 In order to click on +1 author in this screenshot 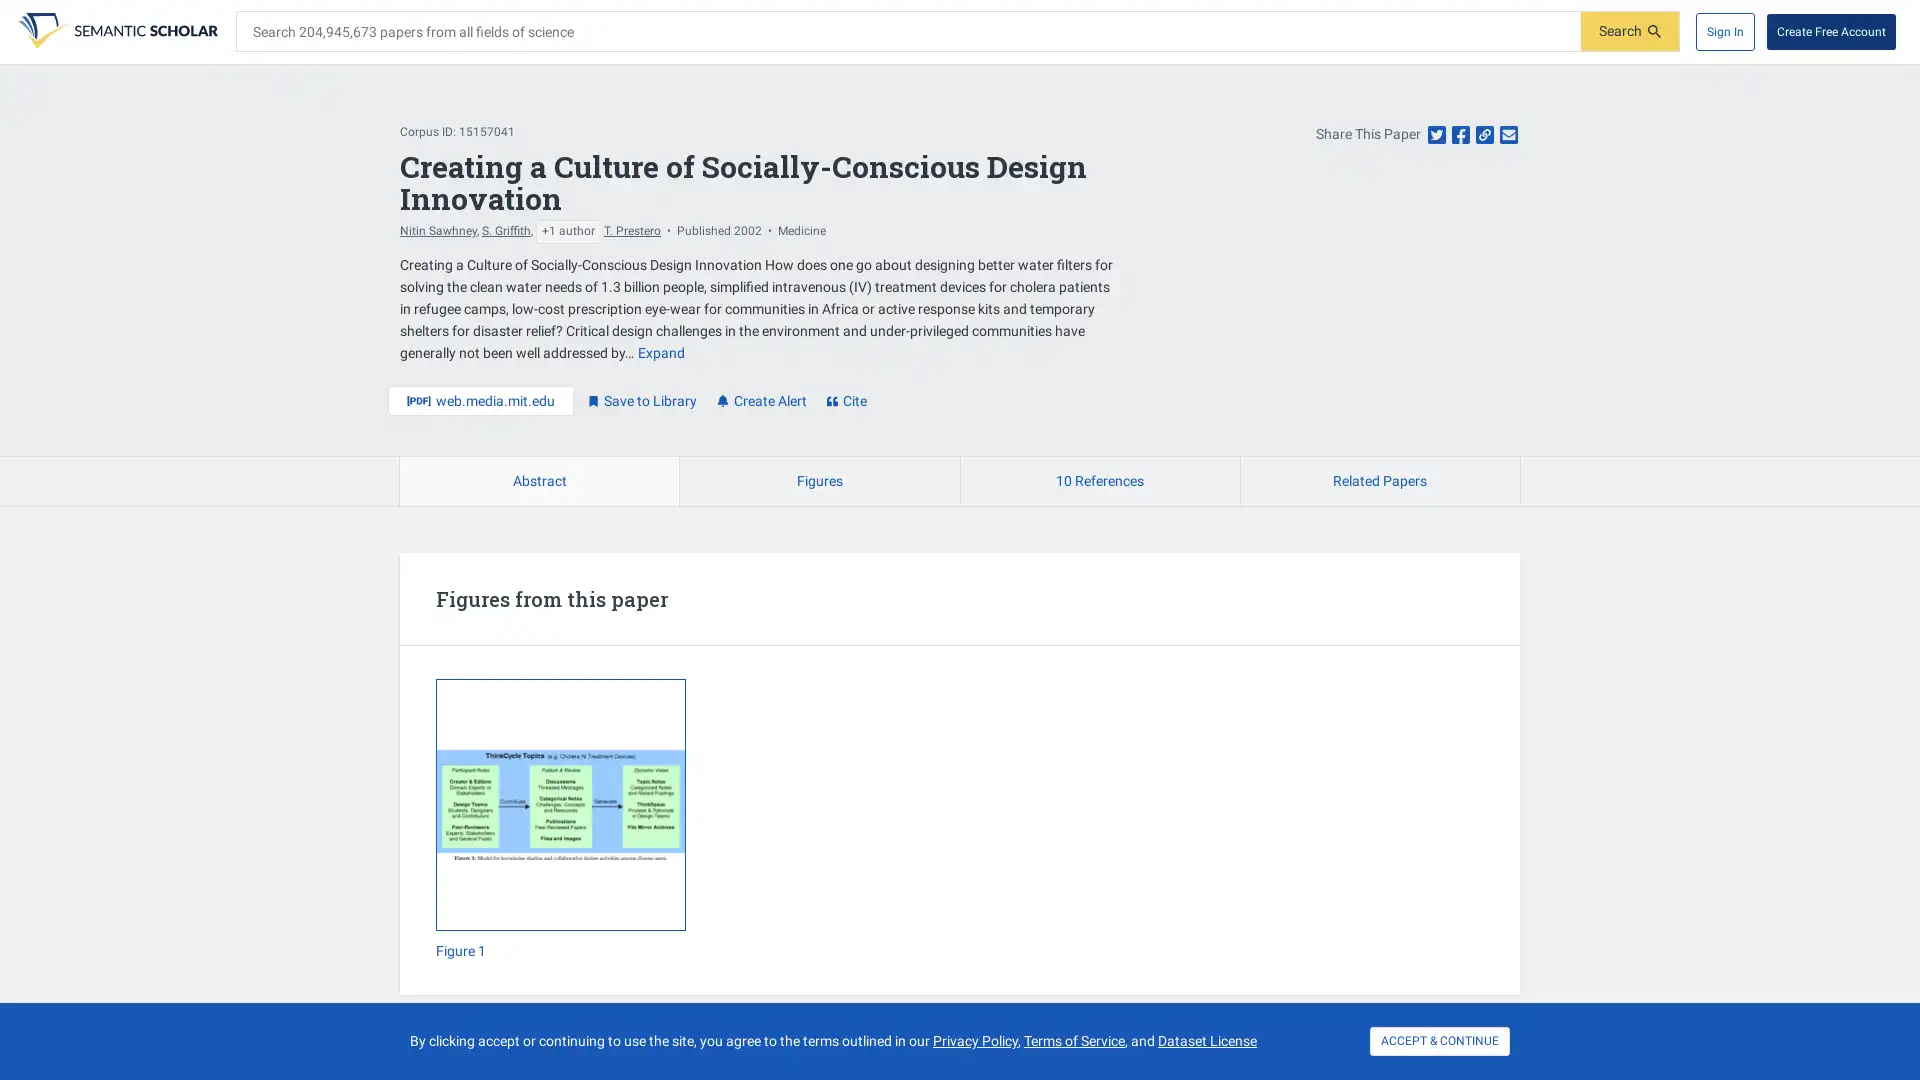, I will do `click(567, 230)`.